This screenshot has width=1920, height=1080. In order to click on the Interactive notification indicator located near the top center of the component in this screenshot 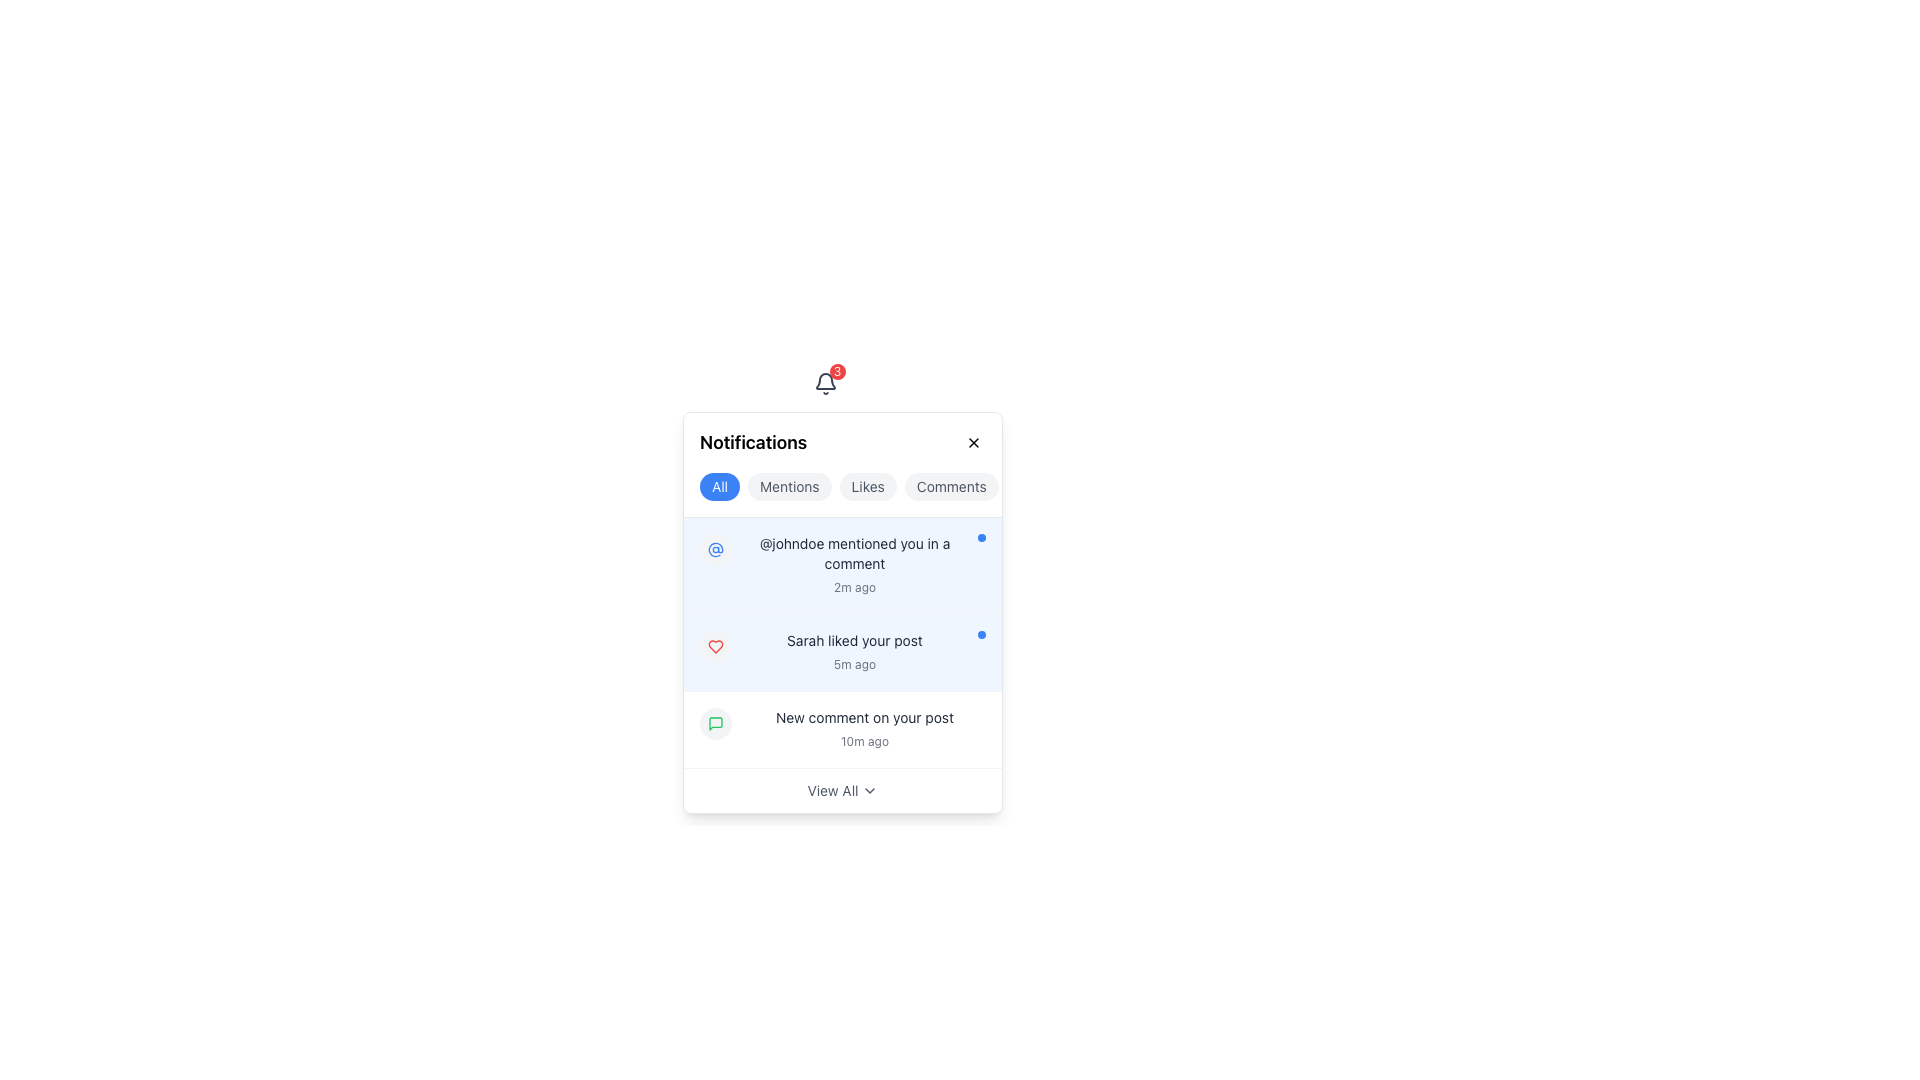, I will do `click(825, 384)`.